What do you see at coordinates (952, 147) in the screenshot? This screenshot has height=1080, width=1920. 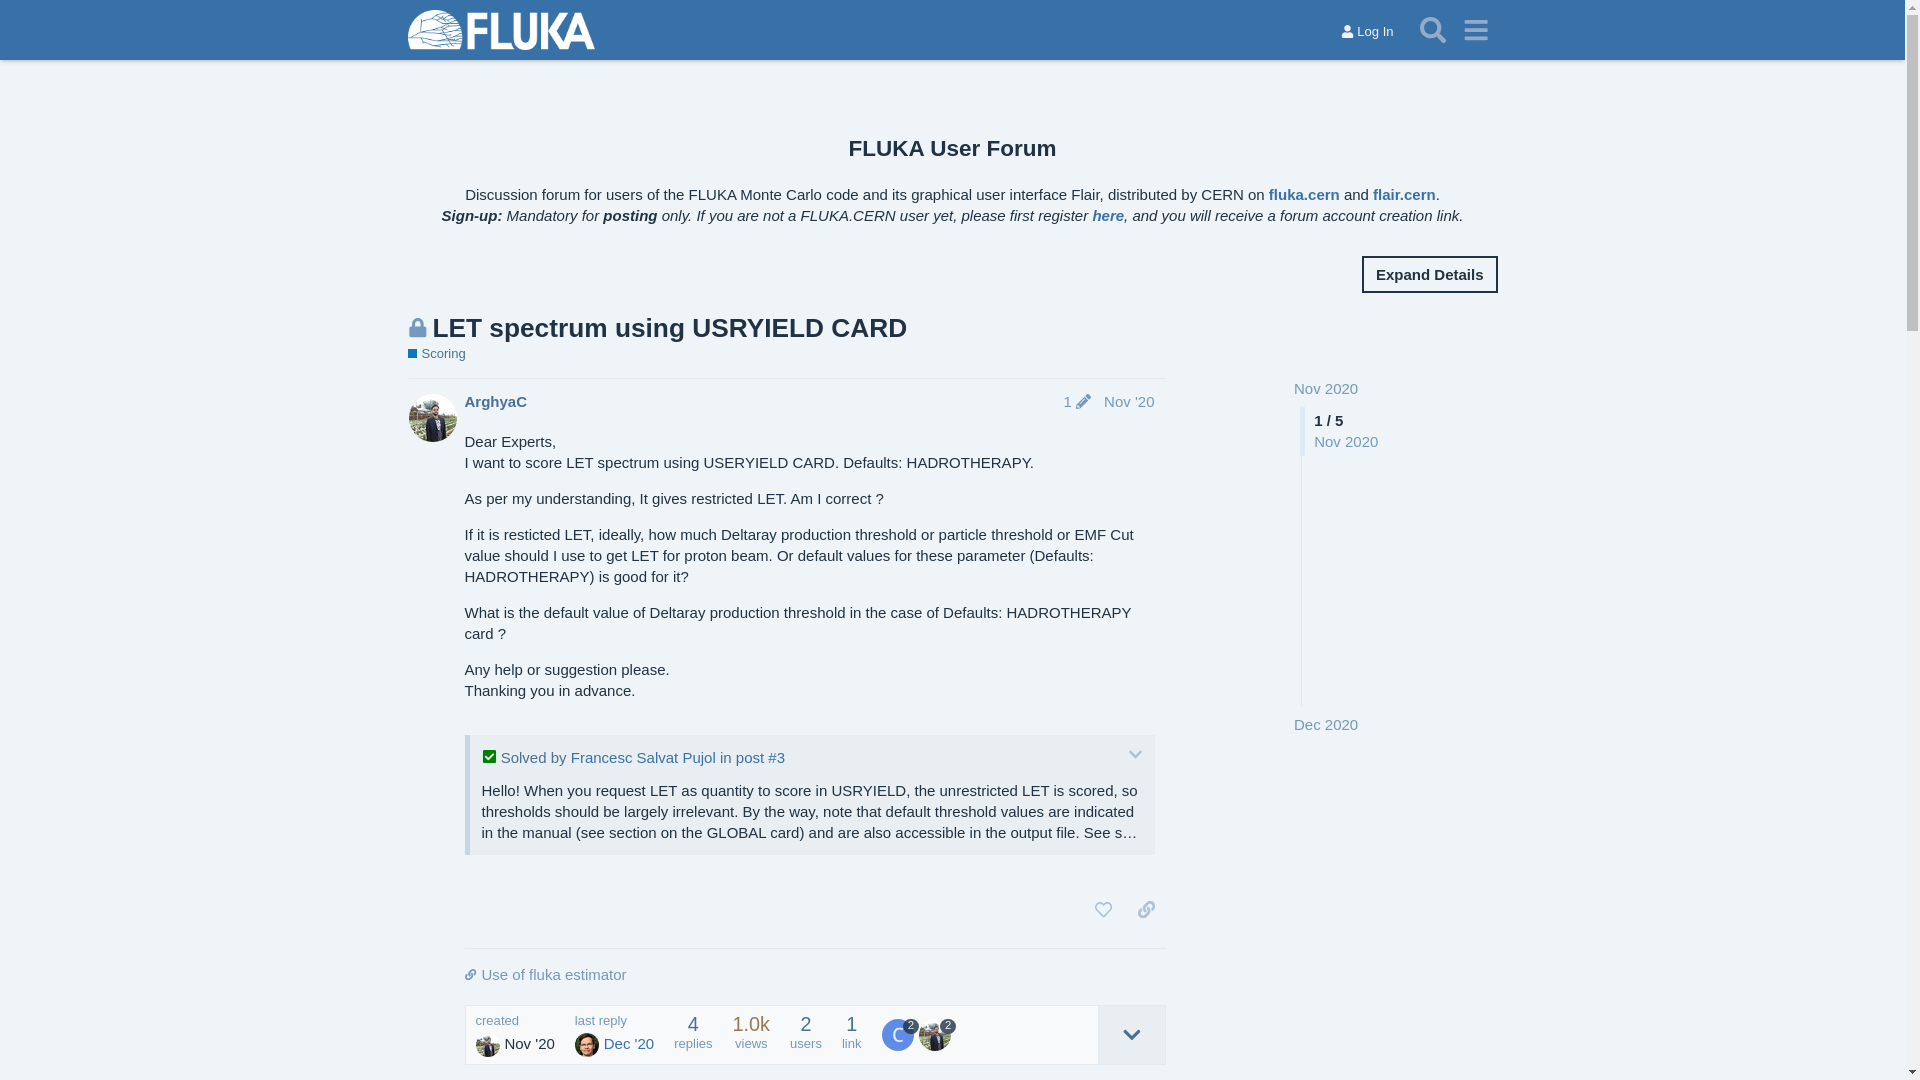 I see `'FLUKA User Forum'` at bounding box center [952, 147].